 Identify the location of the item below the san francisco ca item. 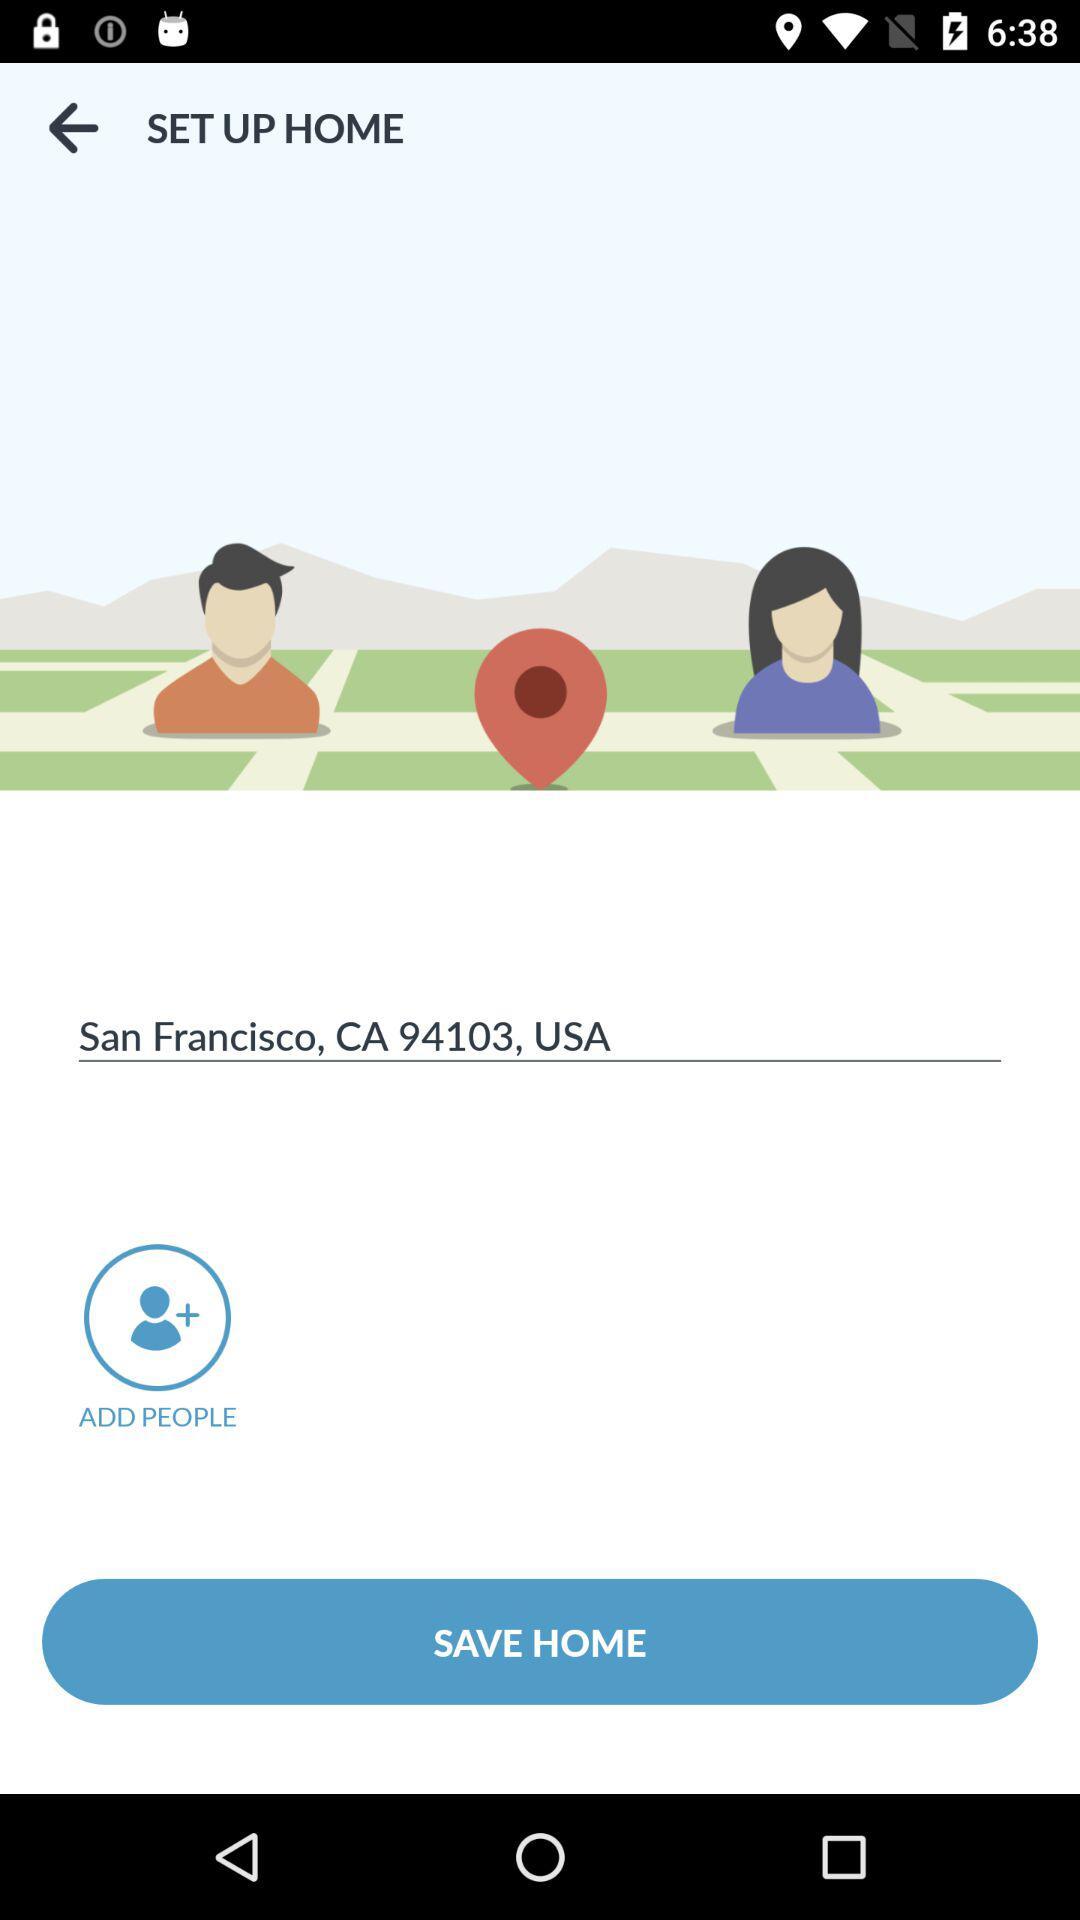
(185, 1338).